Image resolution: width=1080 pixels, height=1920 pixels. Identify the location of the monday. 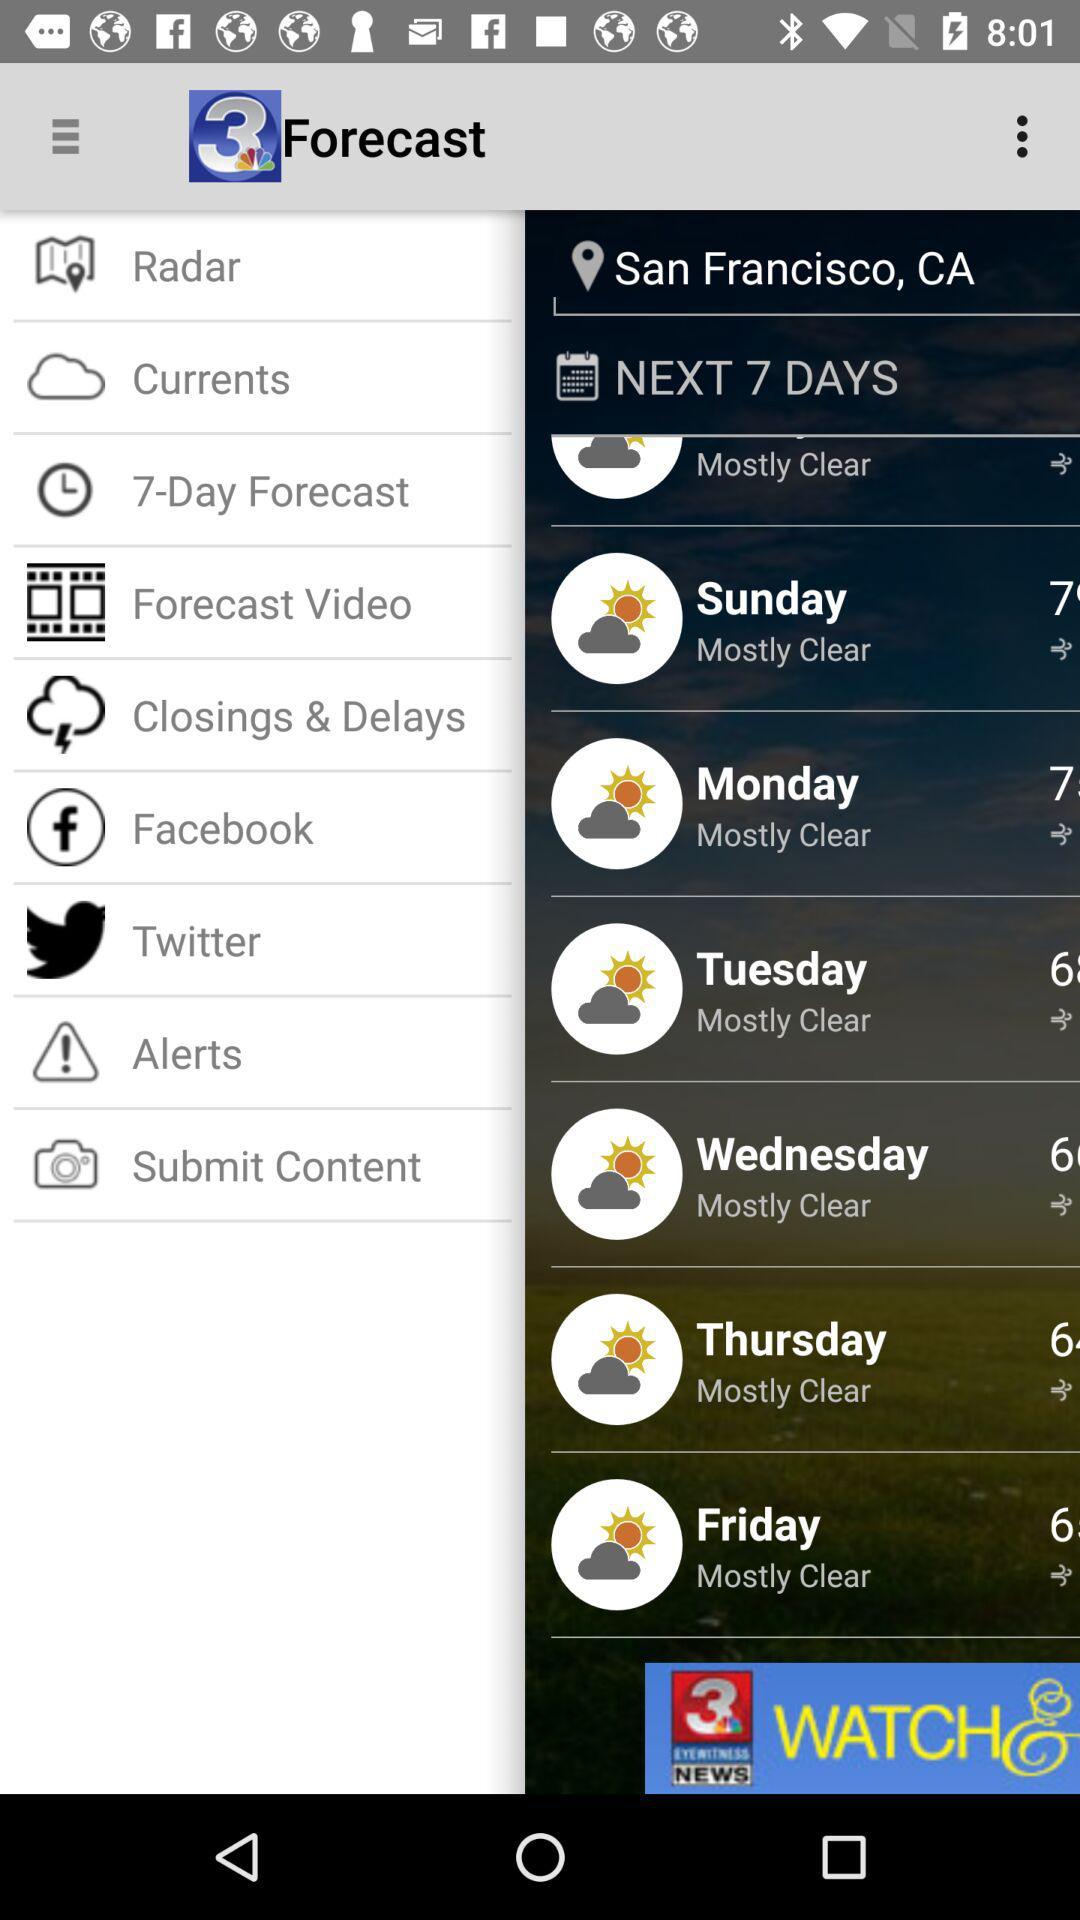
(776, 780).